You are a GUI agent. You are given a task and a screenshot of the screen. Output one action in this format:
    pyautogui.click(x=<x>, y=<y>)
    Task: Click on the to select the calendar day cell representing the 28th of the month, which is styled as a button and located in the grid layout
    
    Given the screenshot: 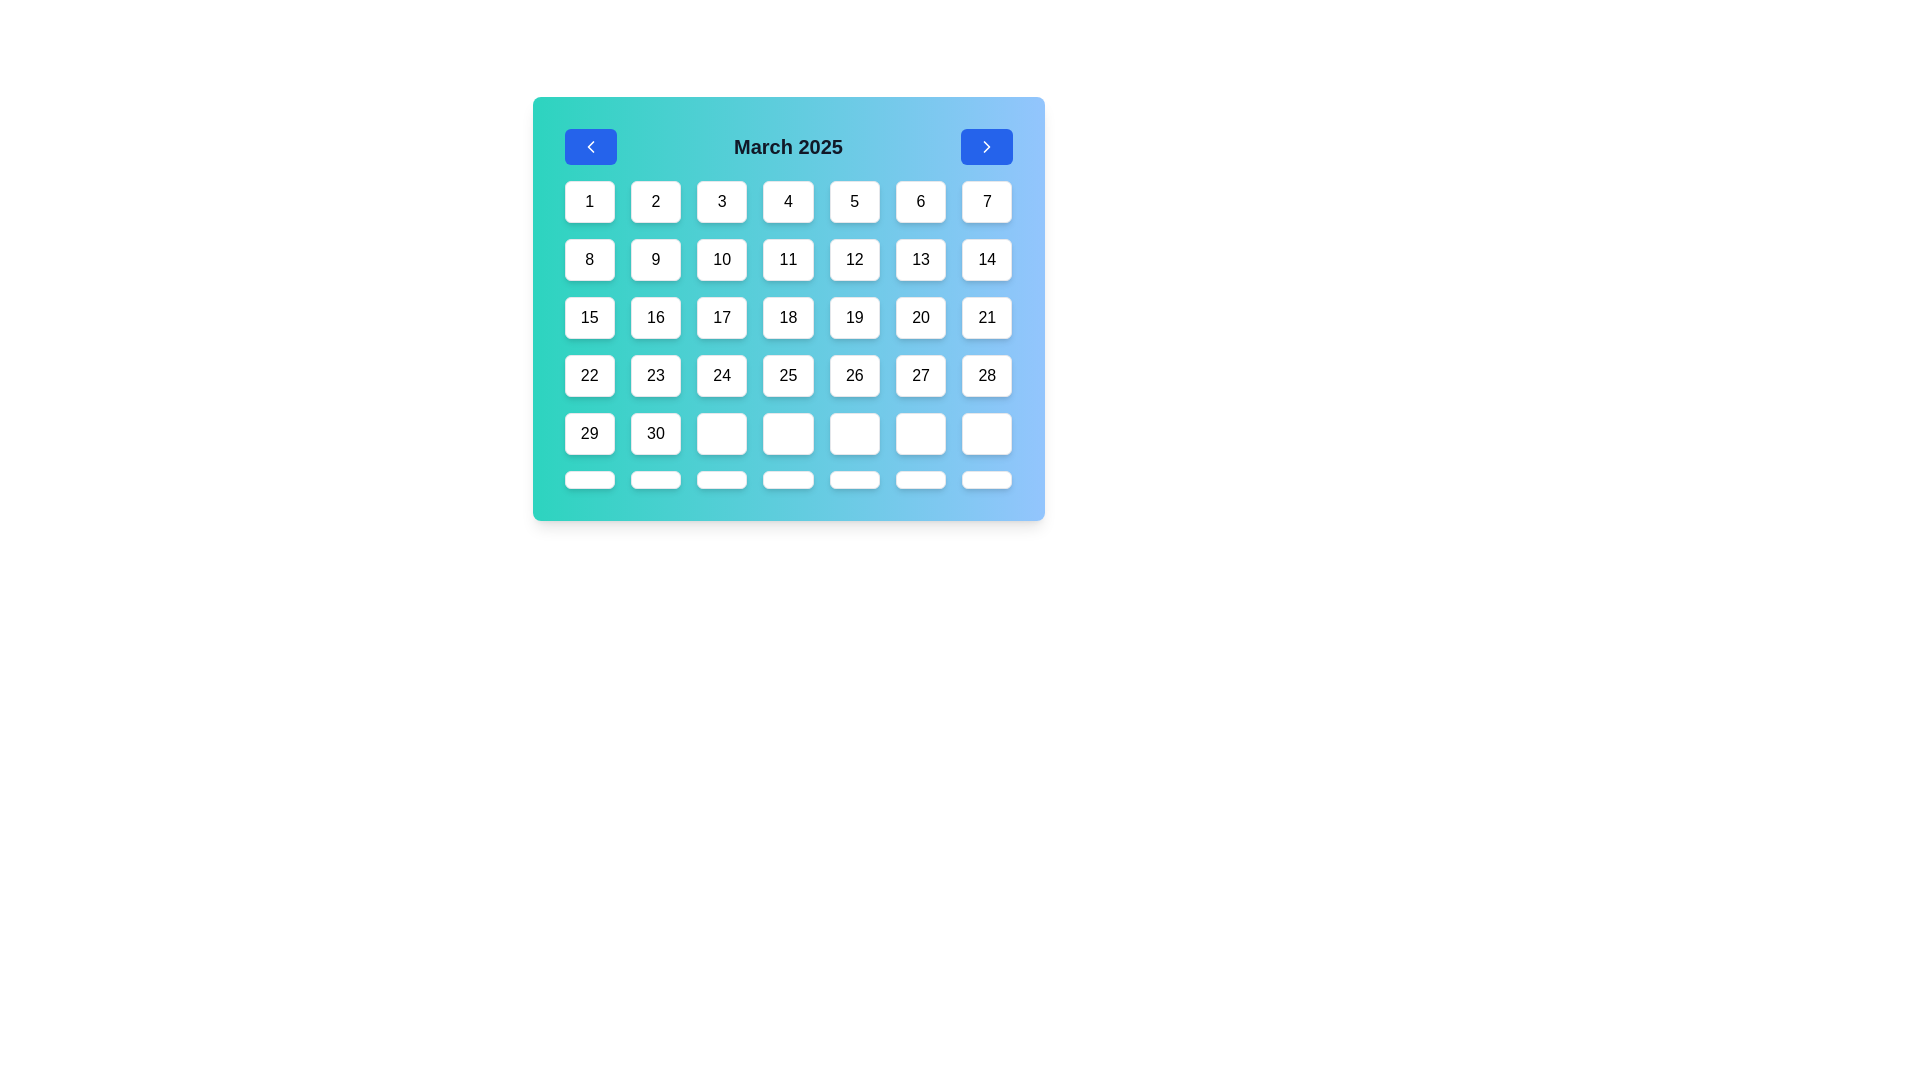 What is the action you would take?
    pyautogui.click(x=987, y=375)
    